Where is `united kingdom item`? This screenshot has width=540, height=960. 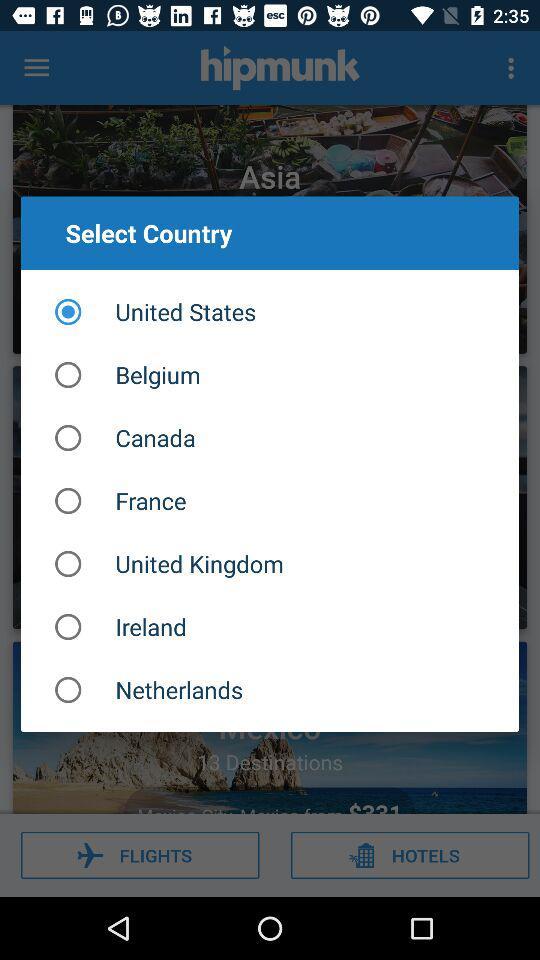 united kingdom item is located at coordinates (270, 564).